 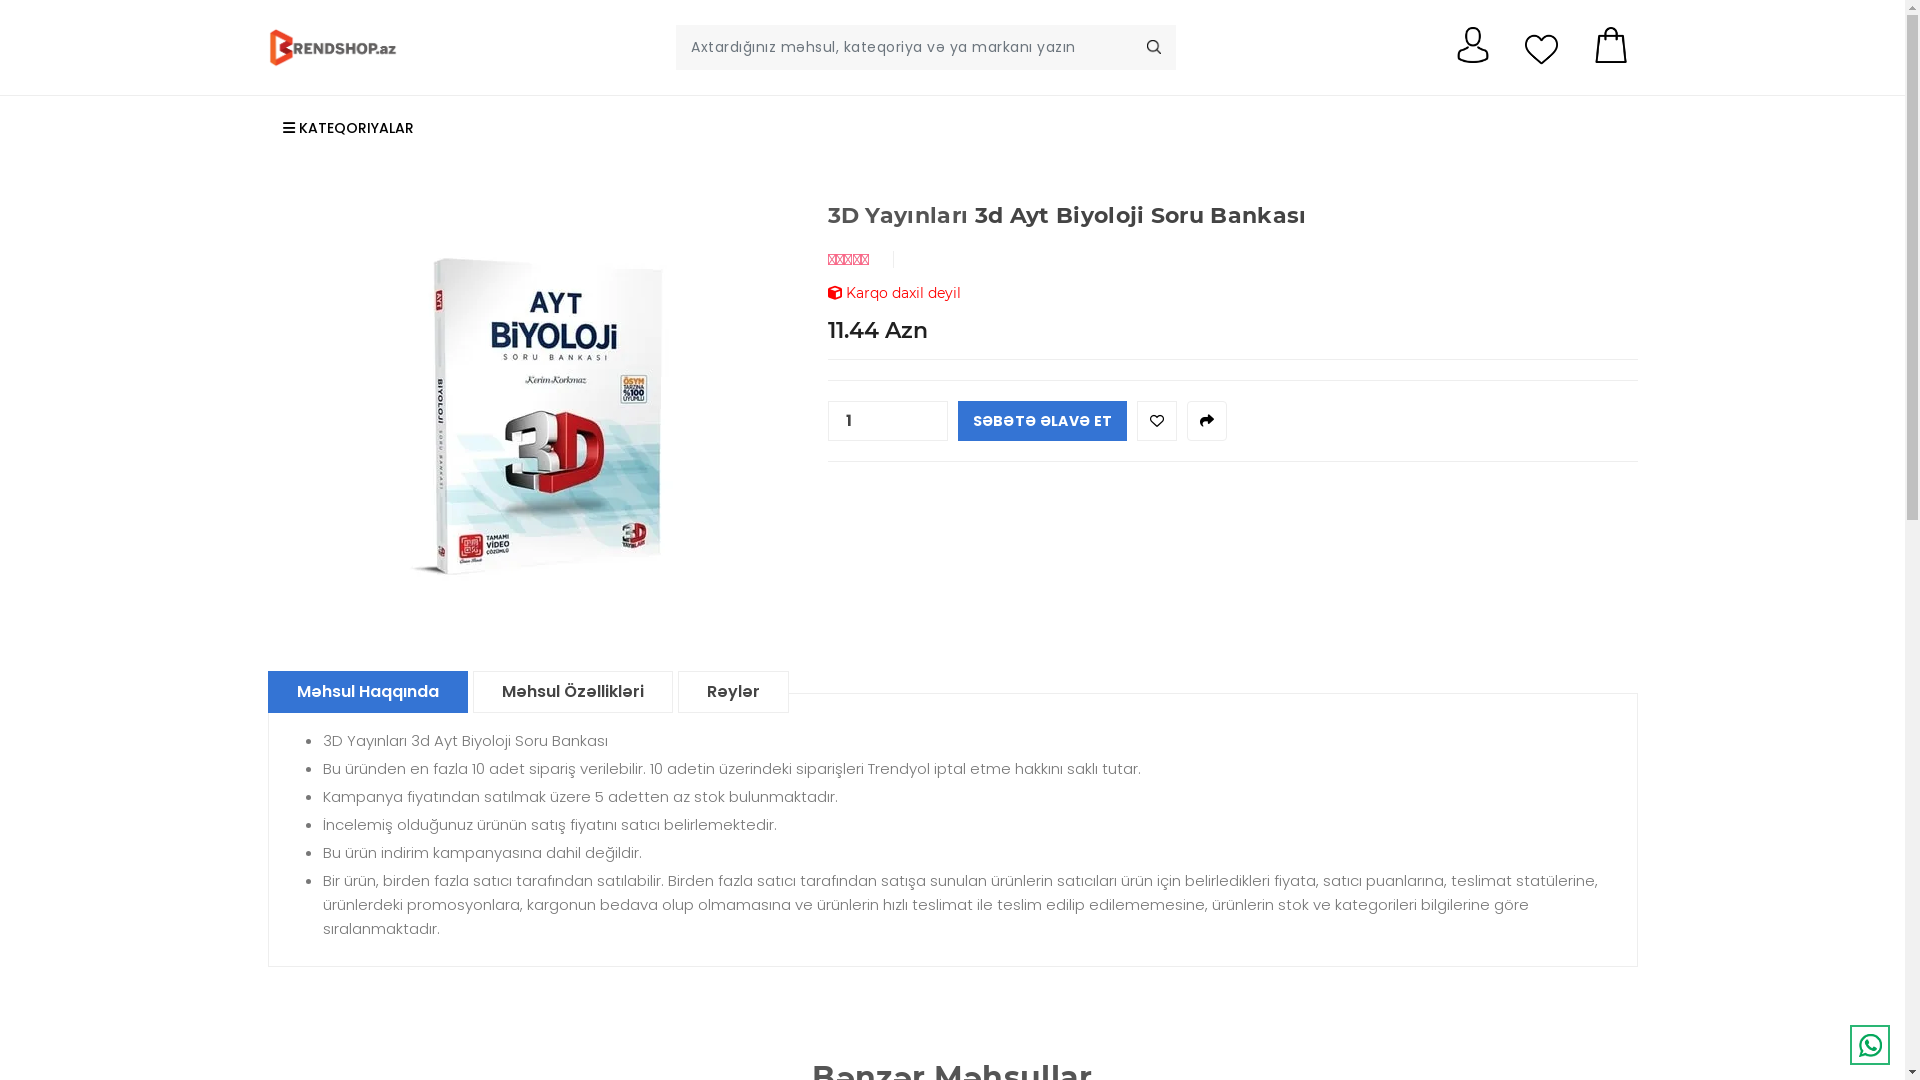 I want to click on 'Wishlist', so click(x=1137, y=419).